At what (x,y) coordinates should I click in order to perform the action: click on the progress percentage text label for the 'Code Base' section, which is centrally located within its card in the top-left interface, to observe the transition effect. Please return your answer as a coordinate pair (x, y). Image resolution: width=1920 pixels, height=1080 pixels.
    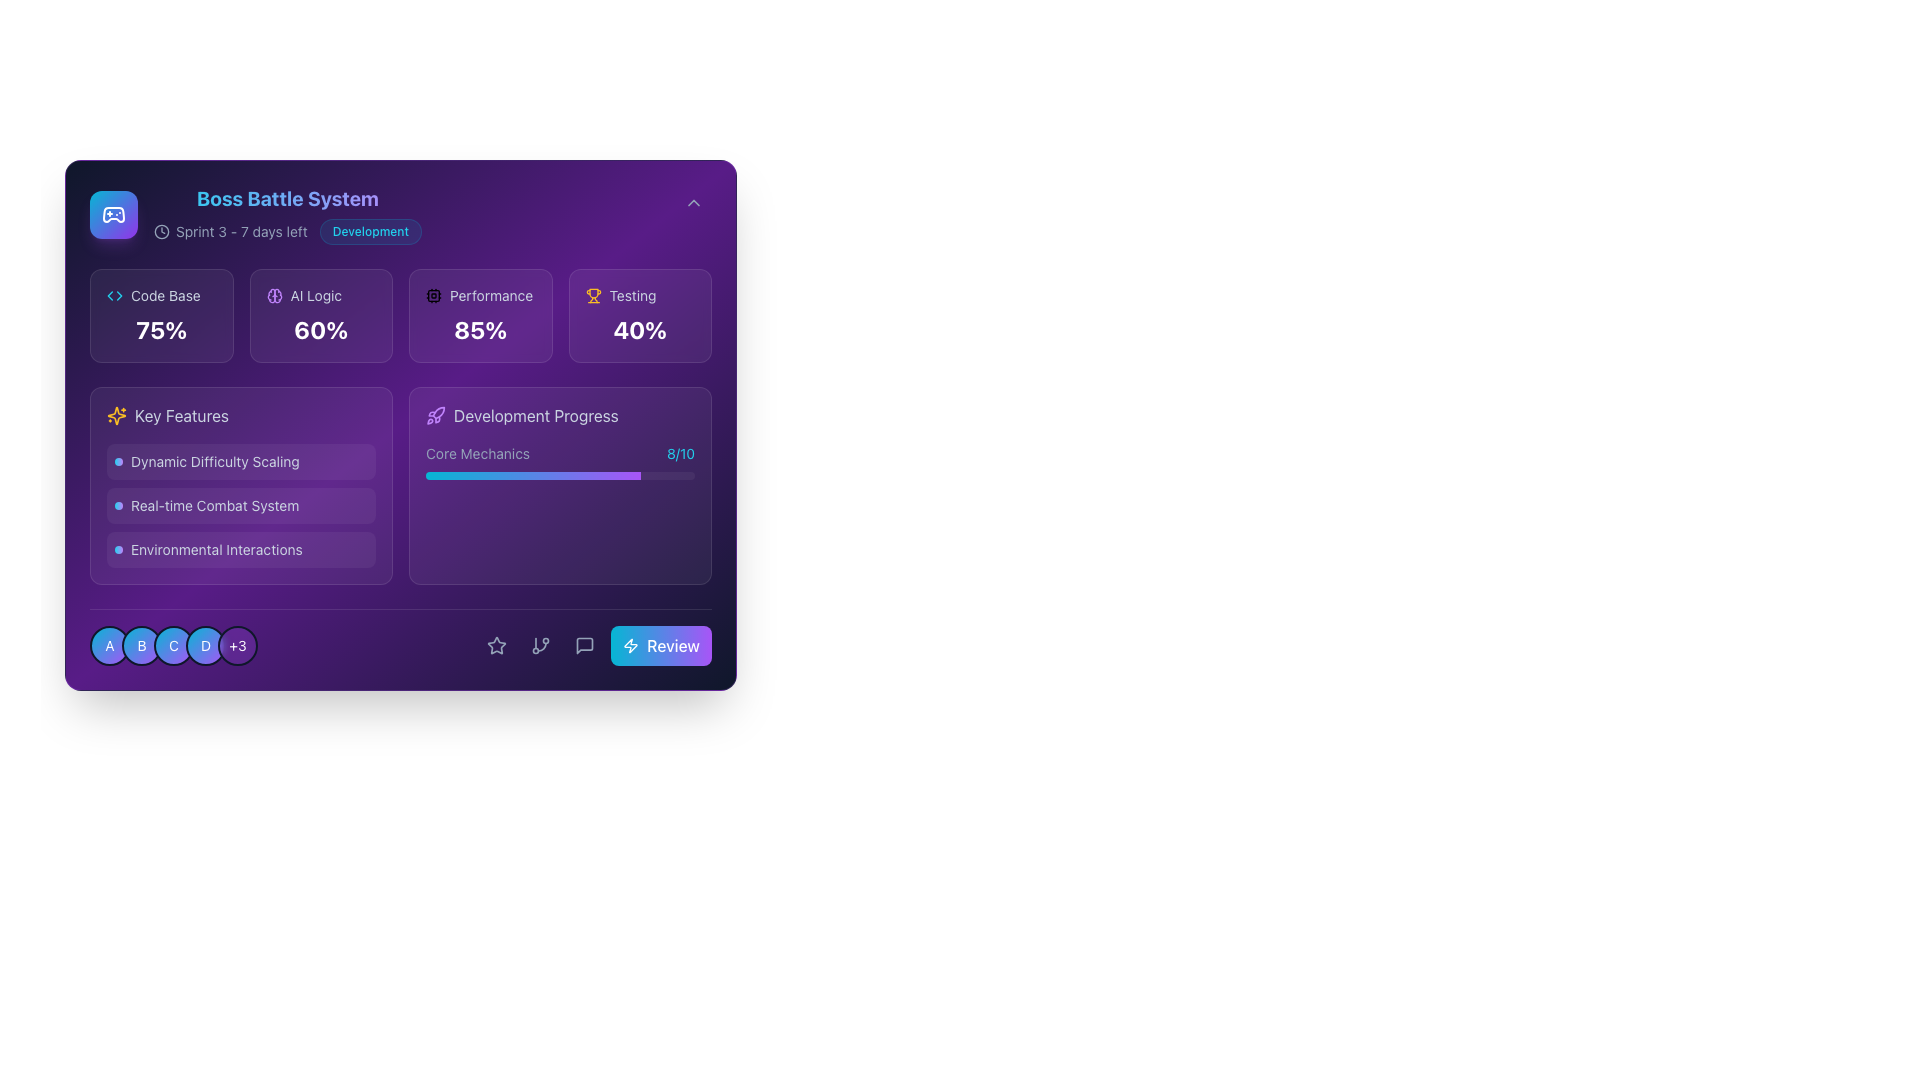
    Looking at the image, I should click on (161, 329).